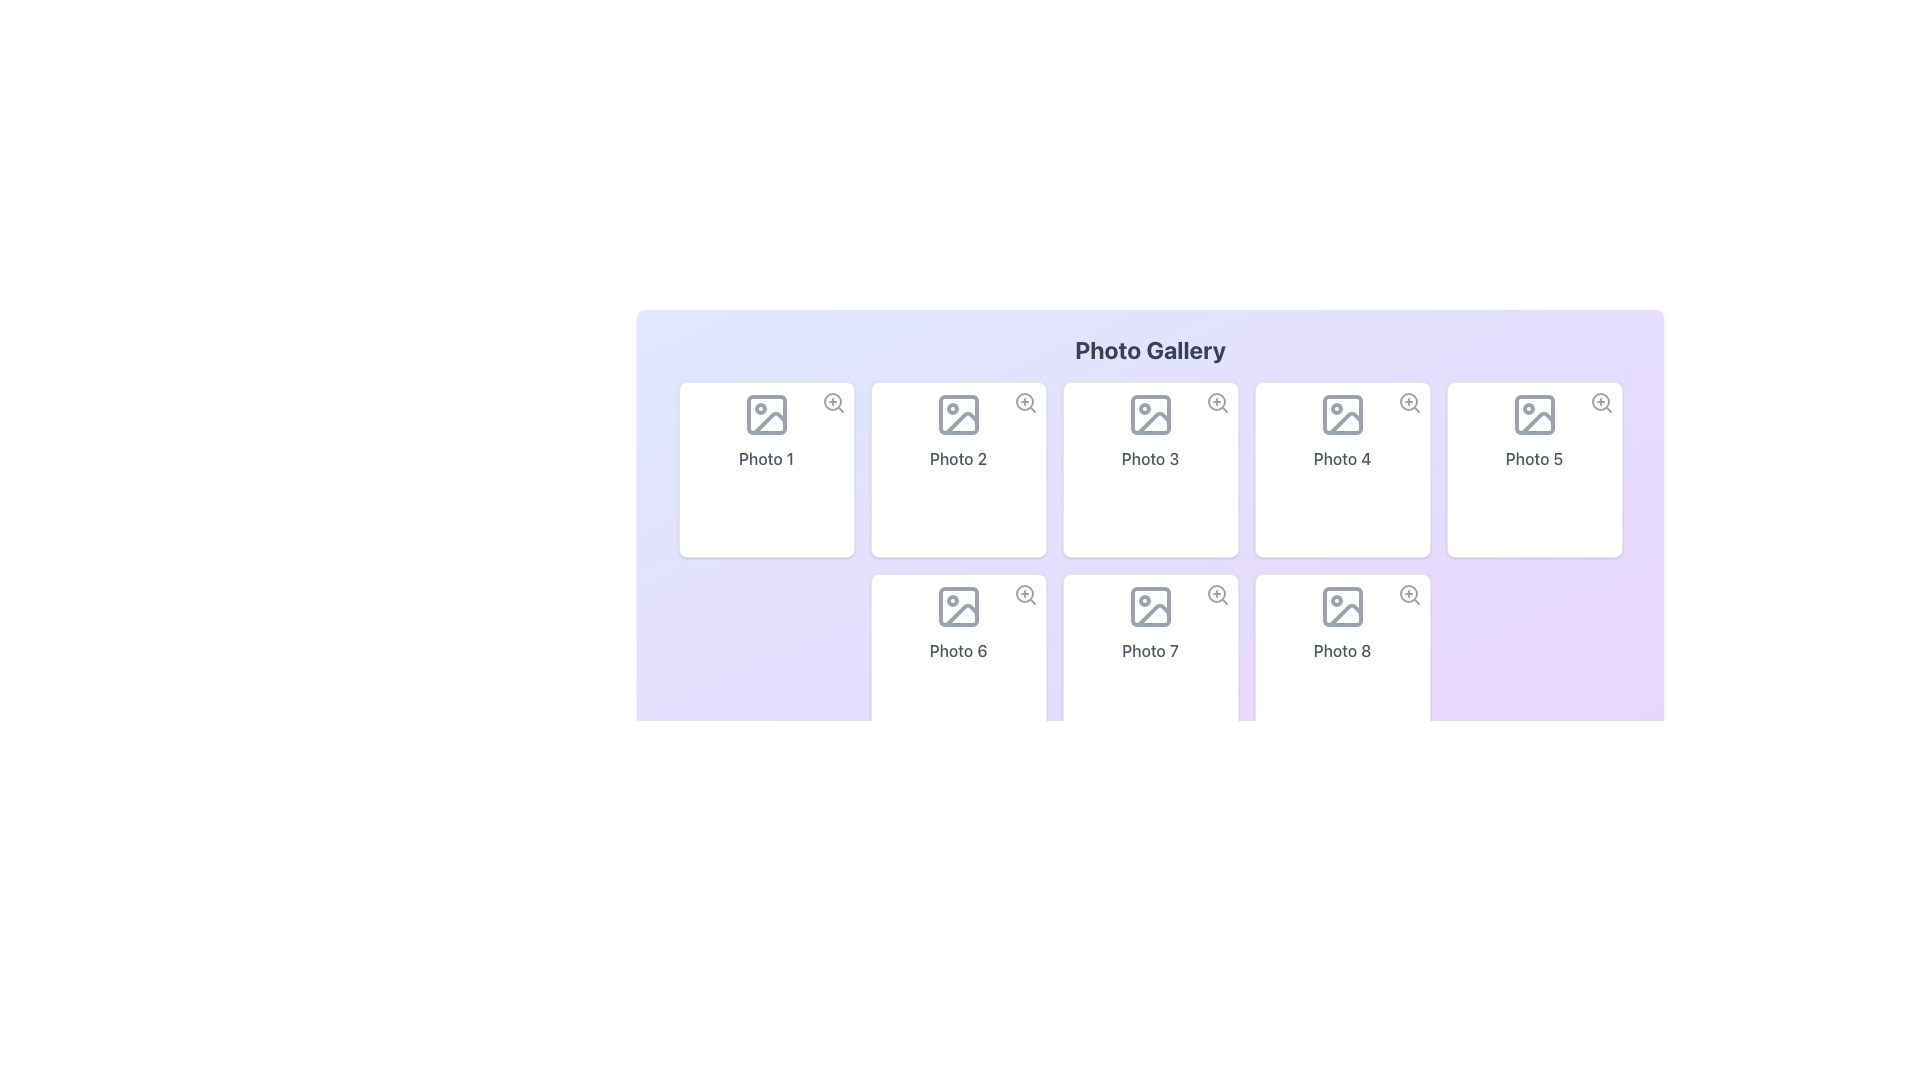 The height and width of the screenshot is (1080, 1920). I want to click on graphical decorative element within the placeholder icon for 'Photo 1' located in the bottom right of the first grid item in the gallery interface for debugging purposes, so click(768, 422).